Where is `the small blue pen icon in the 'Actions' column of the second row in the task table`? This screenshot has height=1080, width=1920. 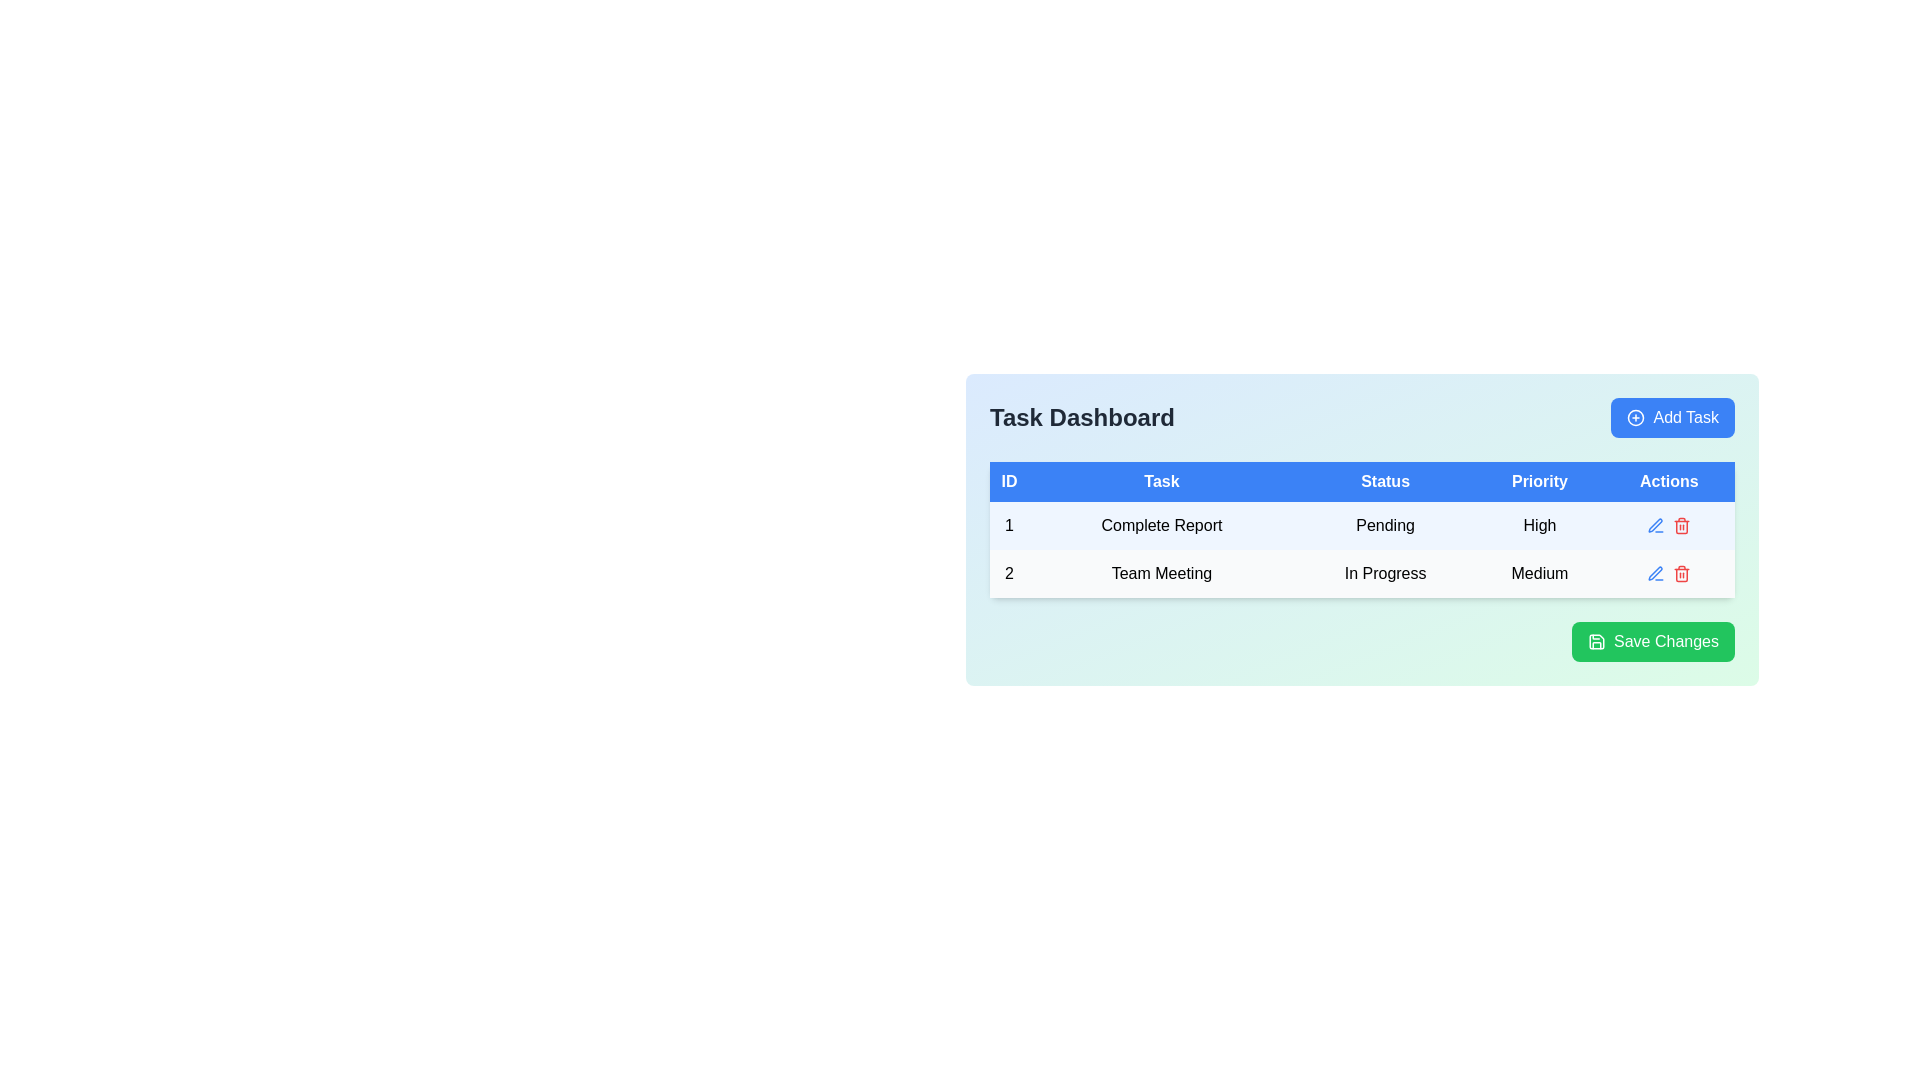 the small blue pen icon in the 'Actions' column of the second row in the task table is located at coordinates (1656, 574).